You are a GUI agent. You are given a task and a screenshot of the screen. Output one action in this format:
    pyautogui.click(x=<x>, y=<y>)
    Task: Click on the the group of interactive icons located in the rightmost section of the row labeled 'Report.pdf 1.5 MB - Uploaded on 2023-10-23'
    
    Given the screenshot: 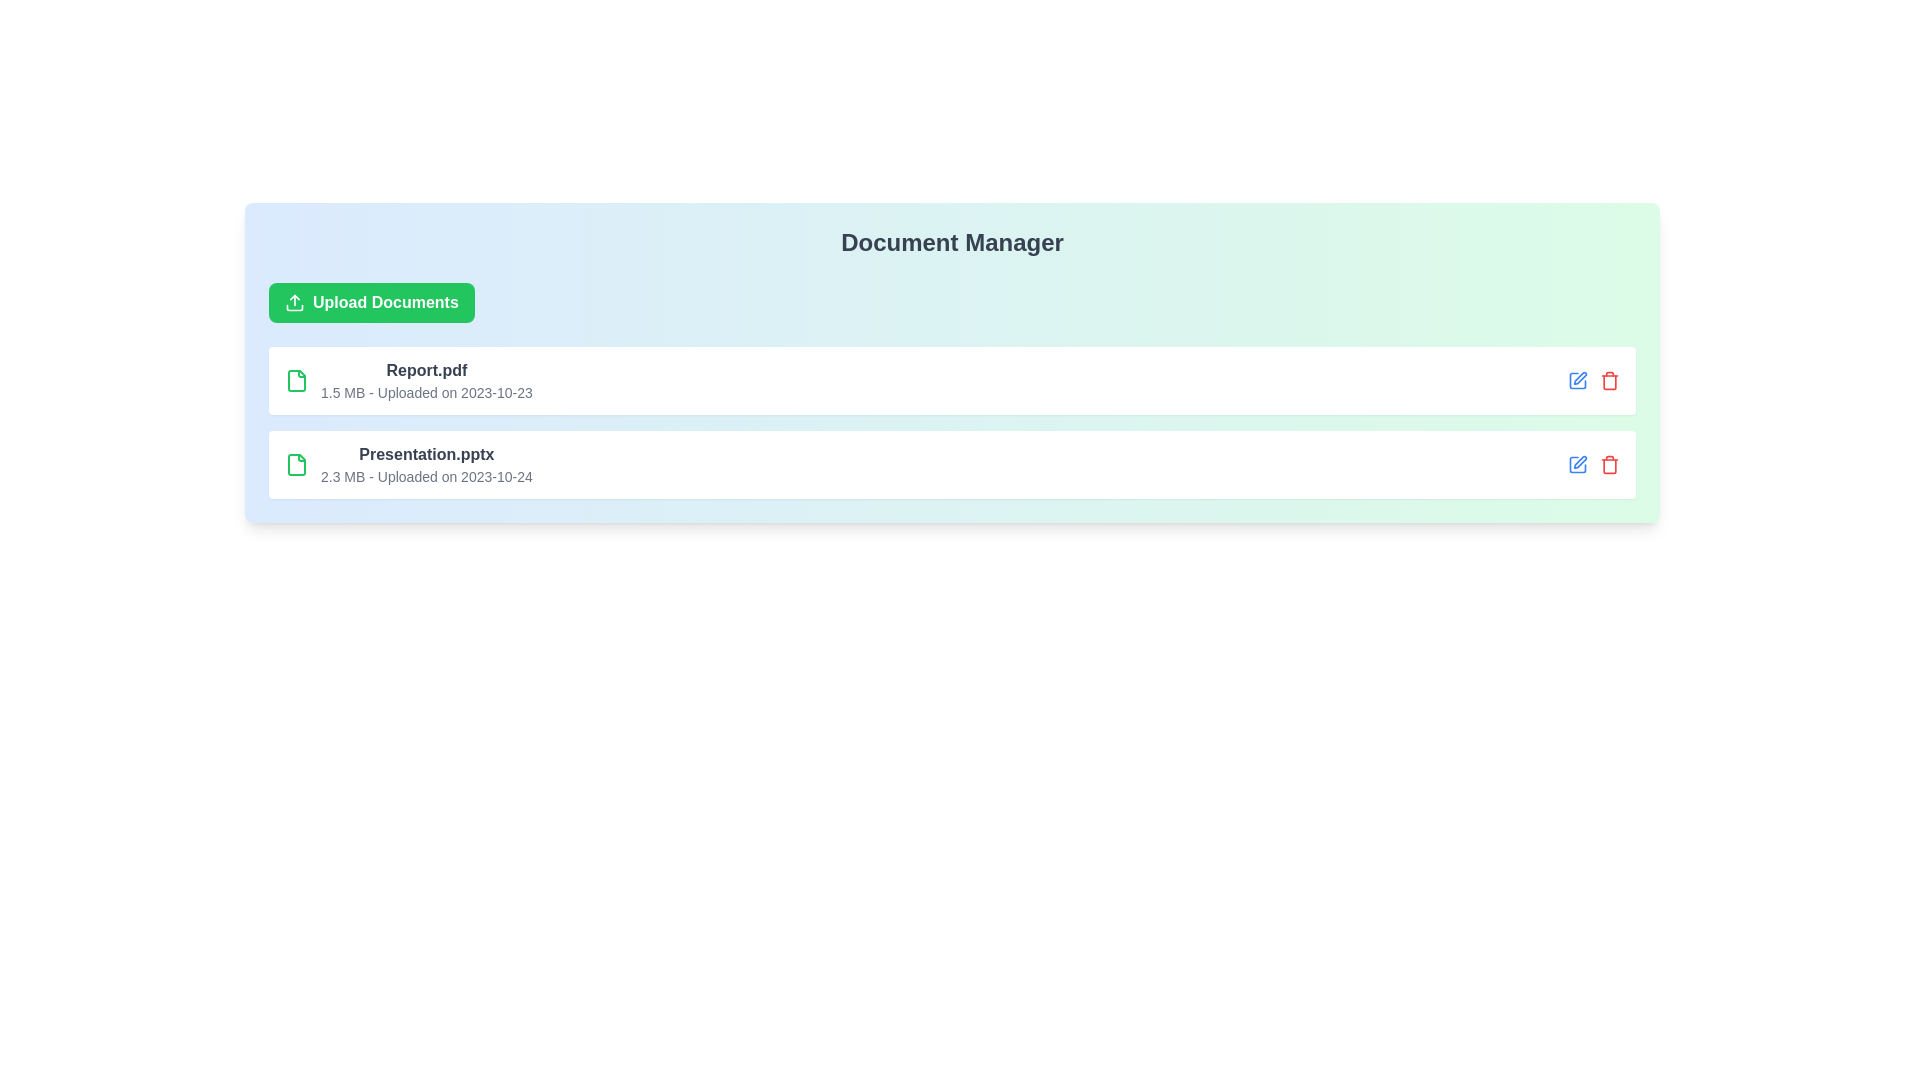 What is the action you would take?
    pyautogui.click(x=1592, y=381)
    